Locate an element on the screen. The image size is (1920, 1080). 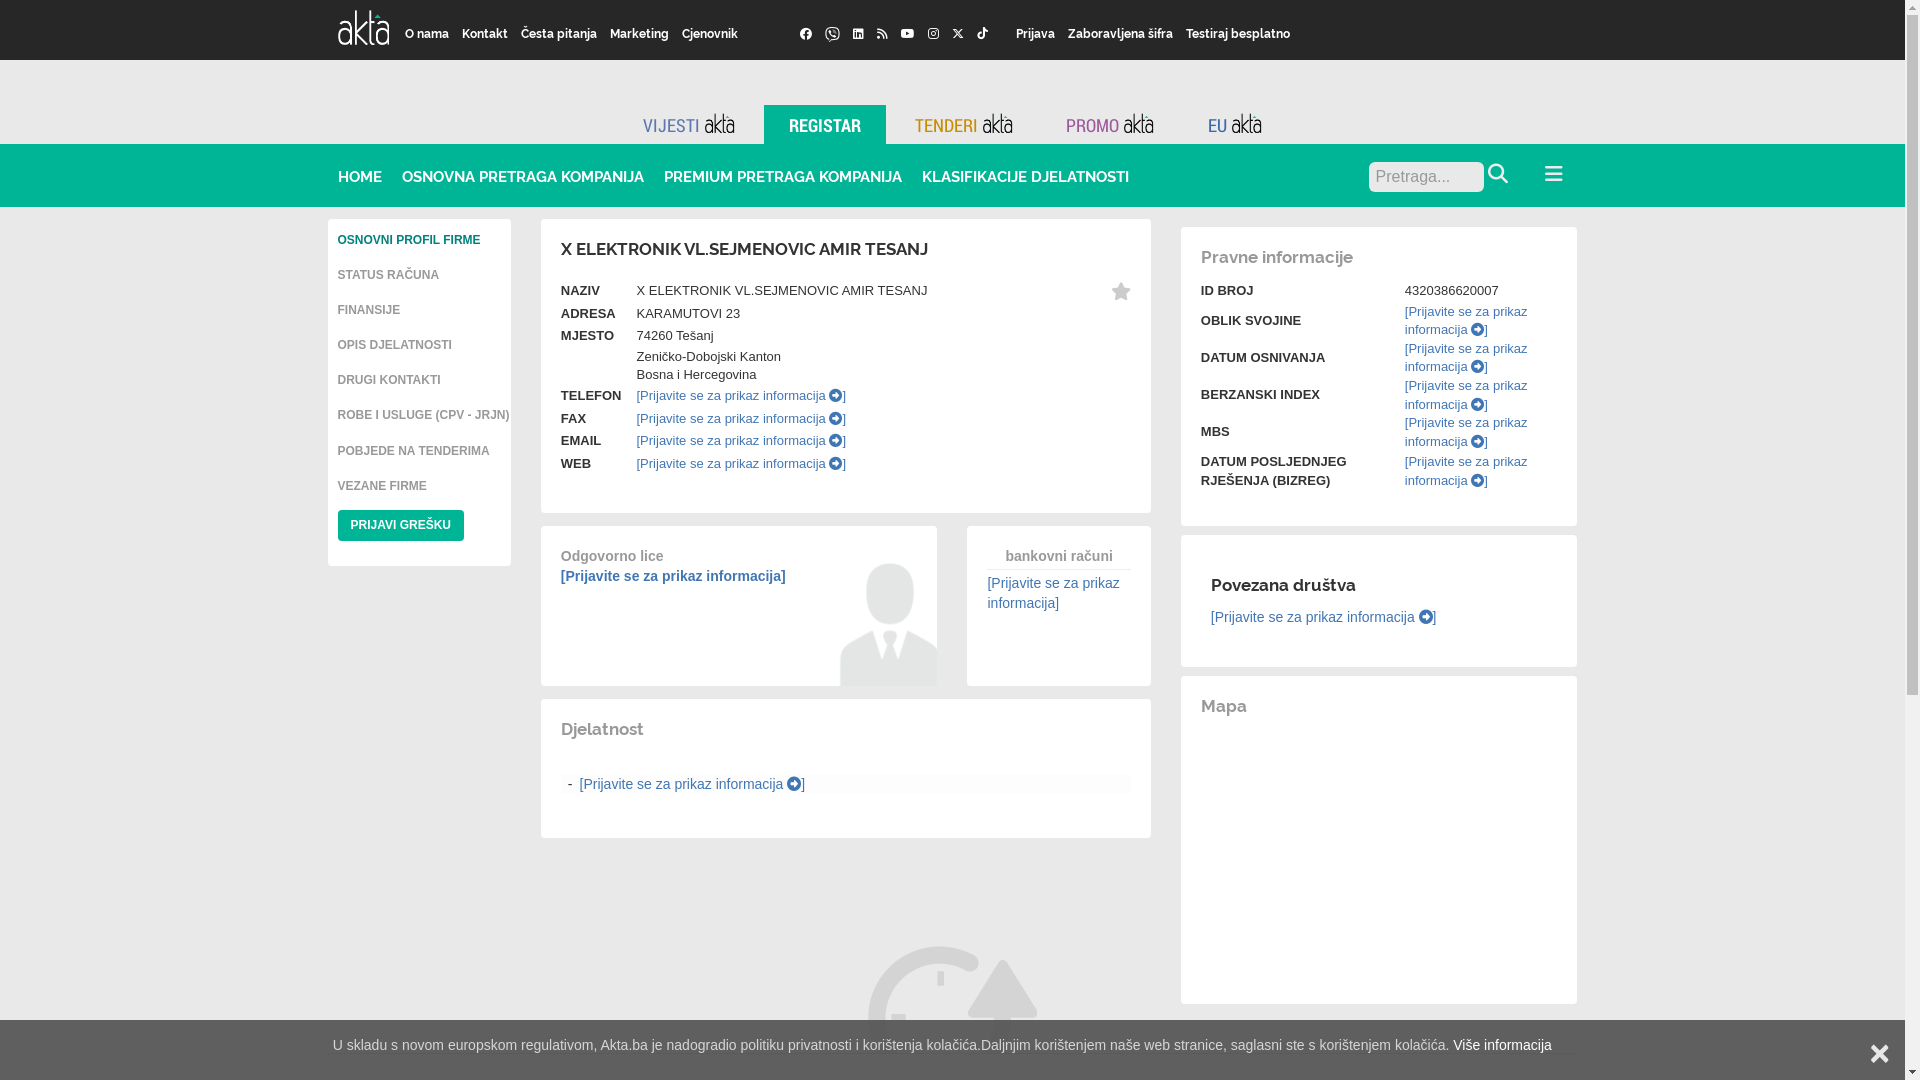
'ROBE I USLUGE (CPV - JRJN)' is located at coordinates (422, 414).